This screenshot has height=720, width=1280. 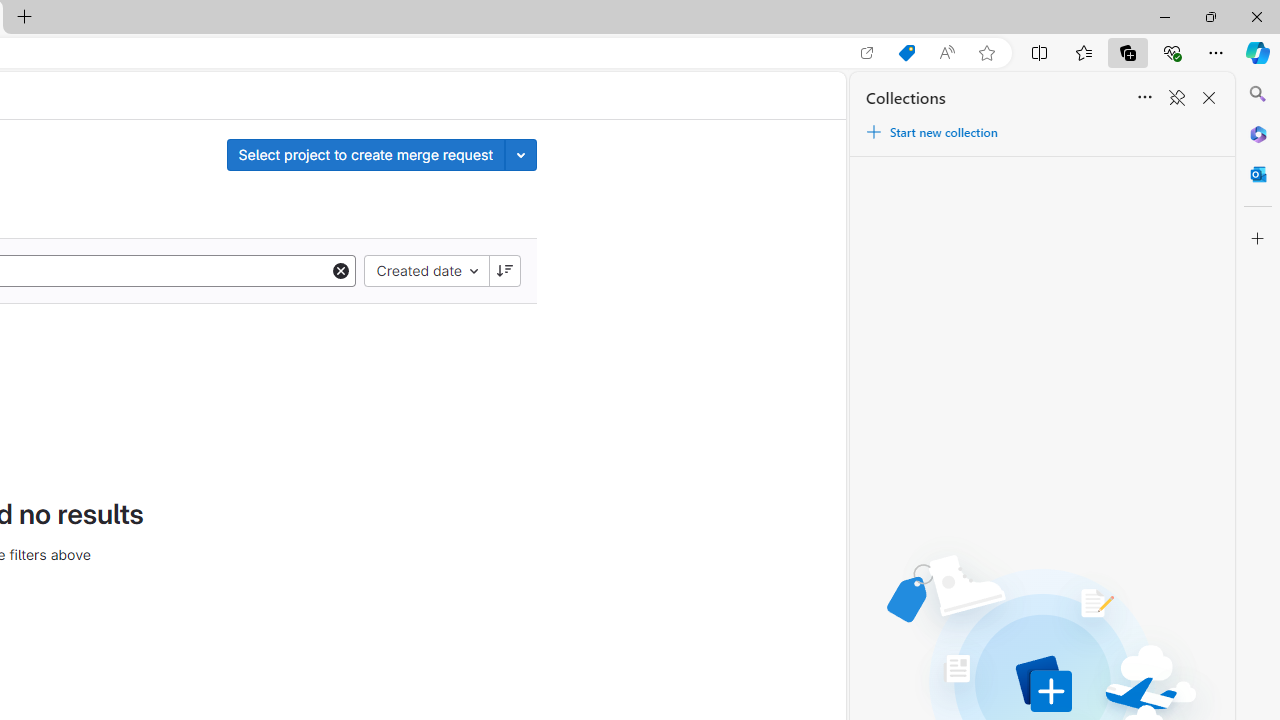 I want to click on 'Close Collections', so click(x=1207, y=98).